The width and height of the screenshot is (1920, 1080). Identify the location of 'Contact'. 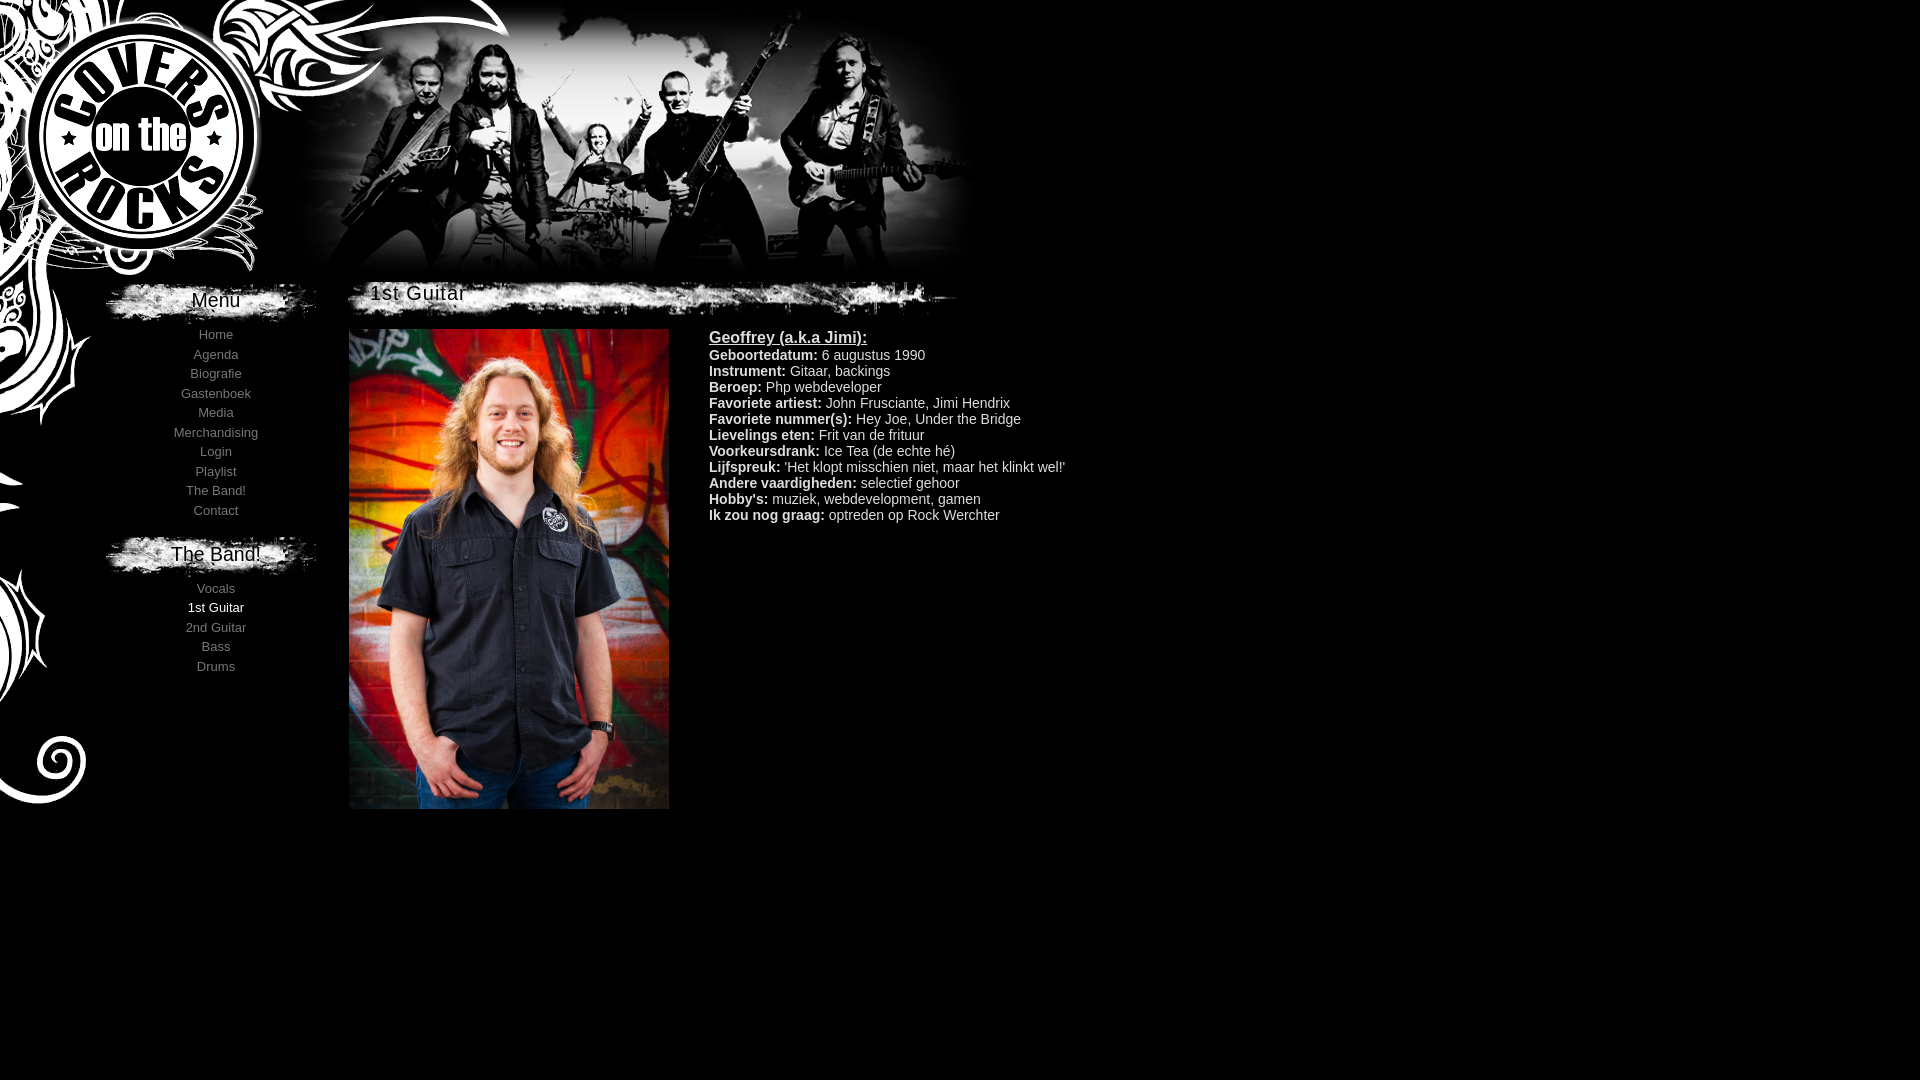
(216, 508).